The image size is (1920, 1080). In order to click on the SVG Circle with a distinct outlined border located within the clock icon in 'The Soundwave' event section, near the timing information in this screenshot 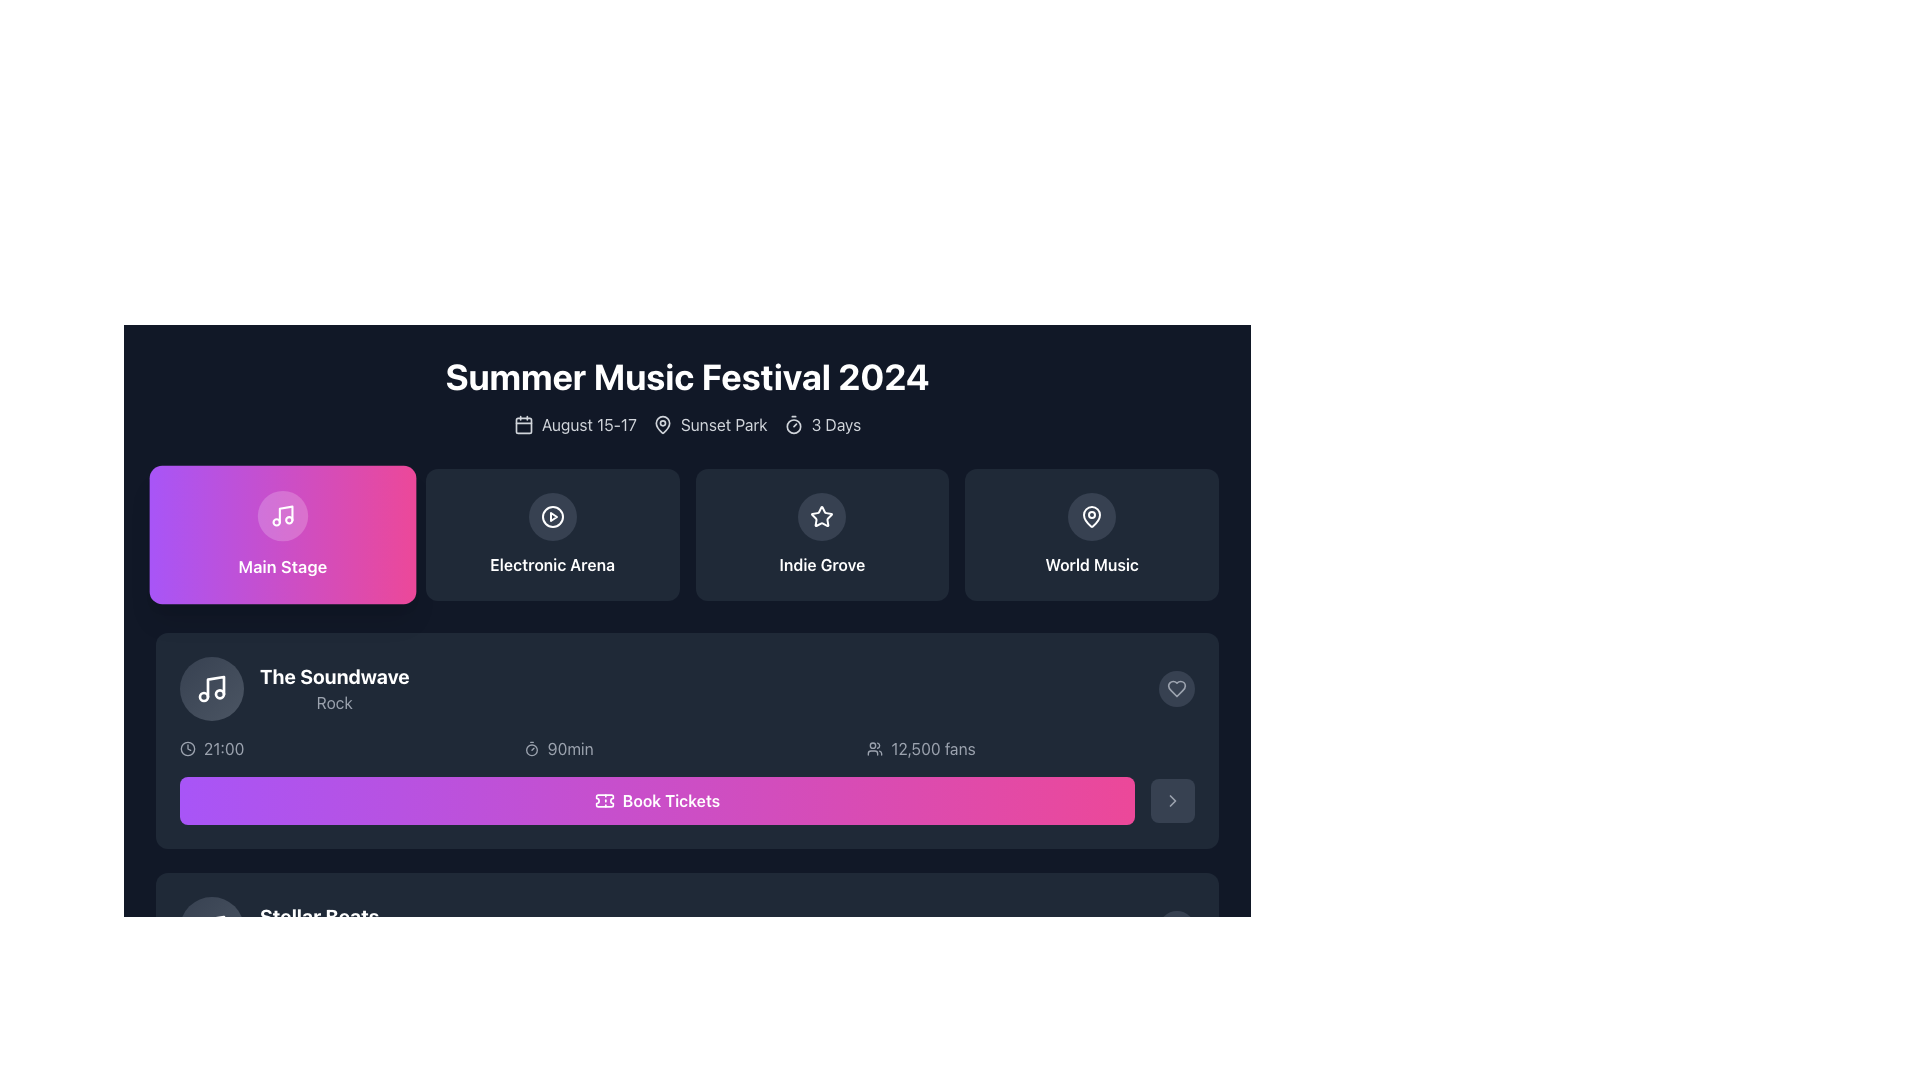, I will do `click(187, 748)`.